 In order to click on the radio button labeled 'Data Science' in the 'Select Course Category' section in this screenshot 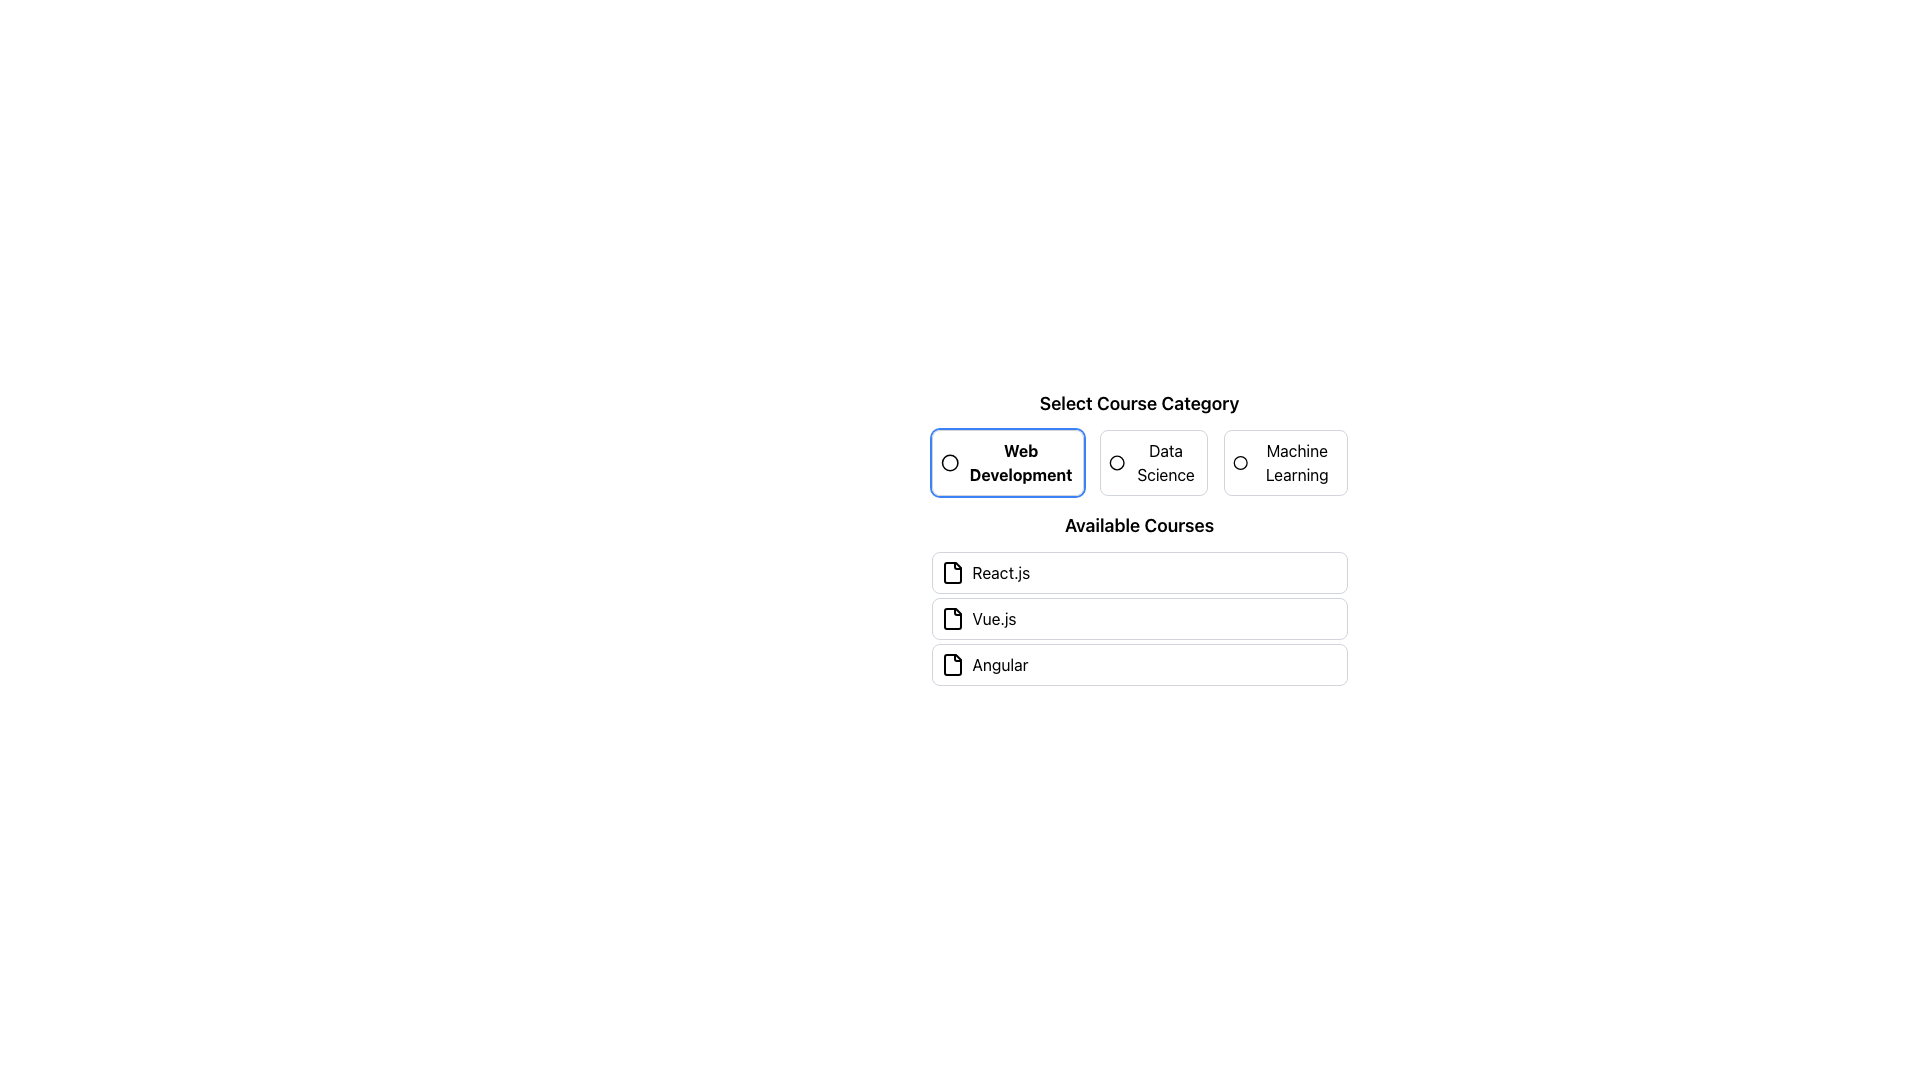, I will do `click(1139, 462)`.